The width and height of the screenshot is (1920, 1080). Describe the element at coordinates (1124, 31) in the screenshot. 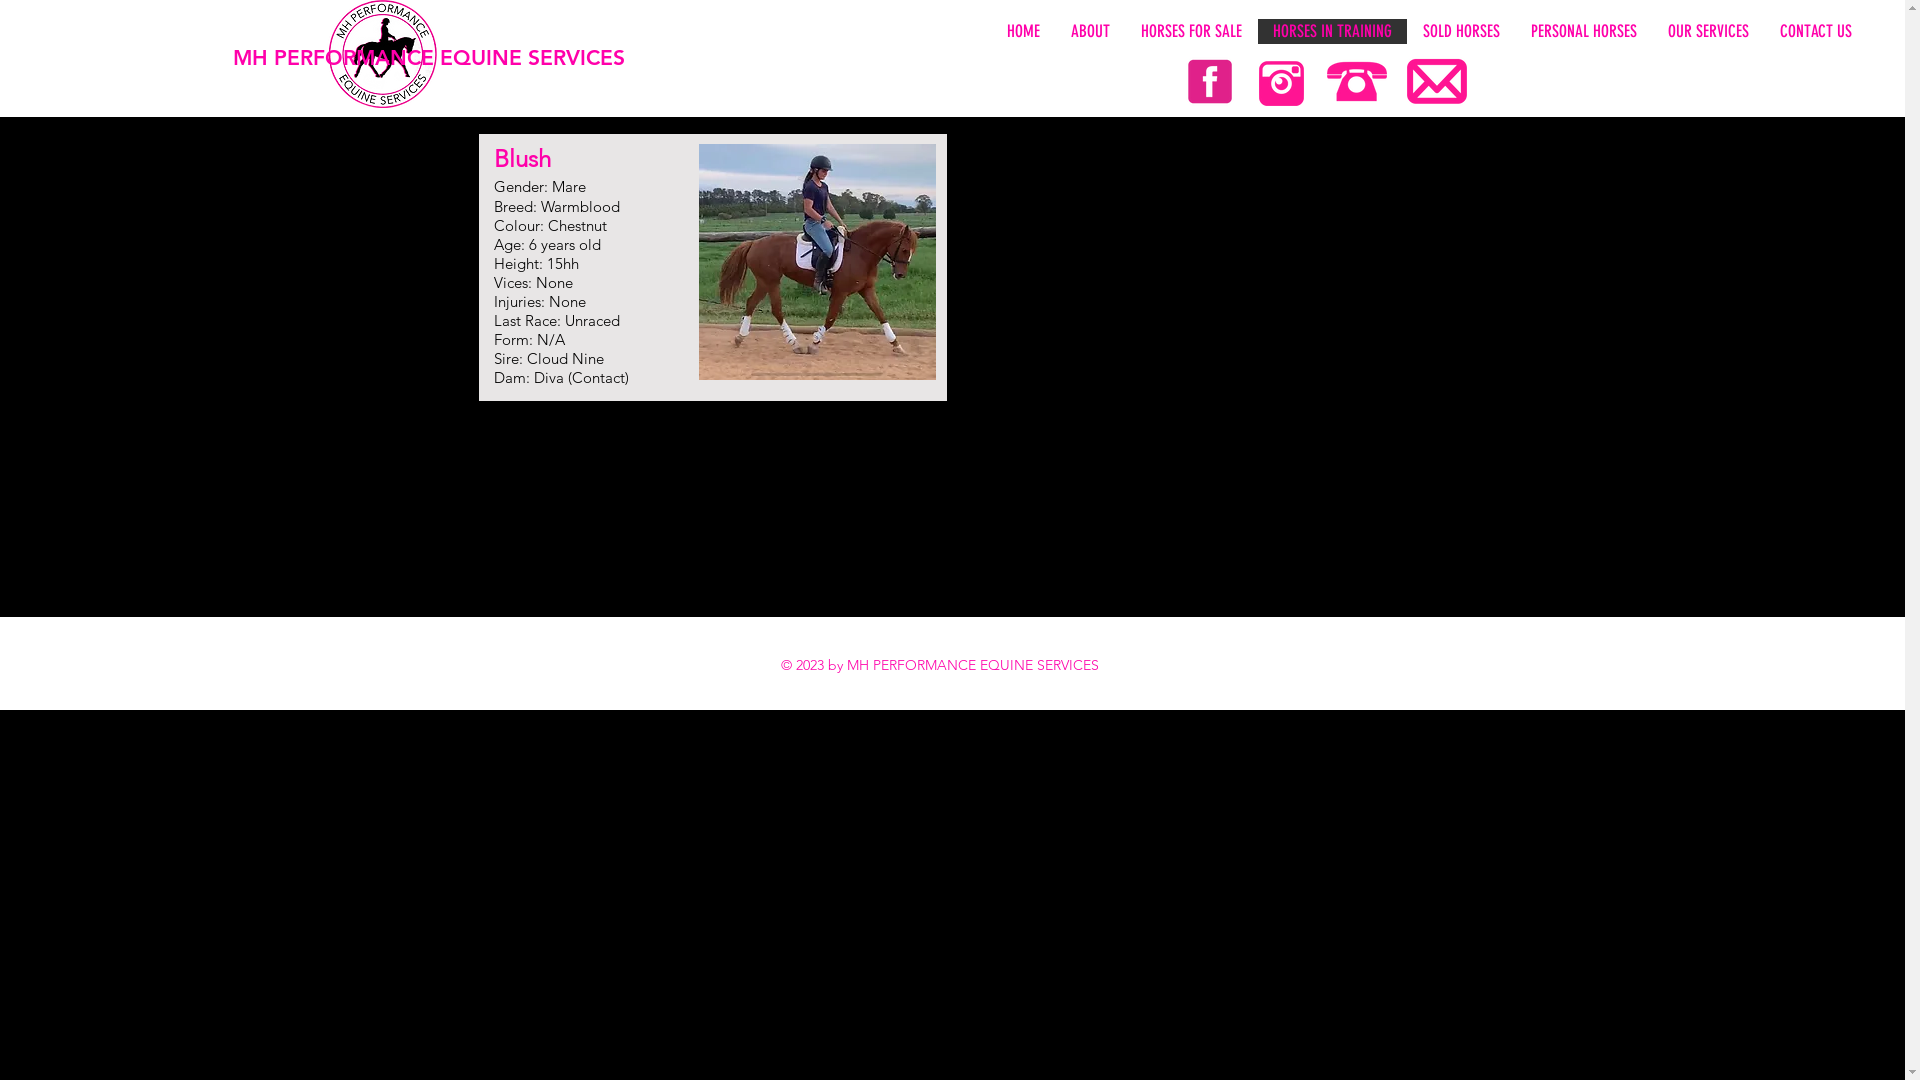

I see `'HORSES FOR SALE'` at that location.